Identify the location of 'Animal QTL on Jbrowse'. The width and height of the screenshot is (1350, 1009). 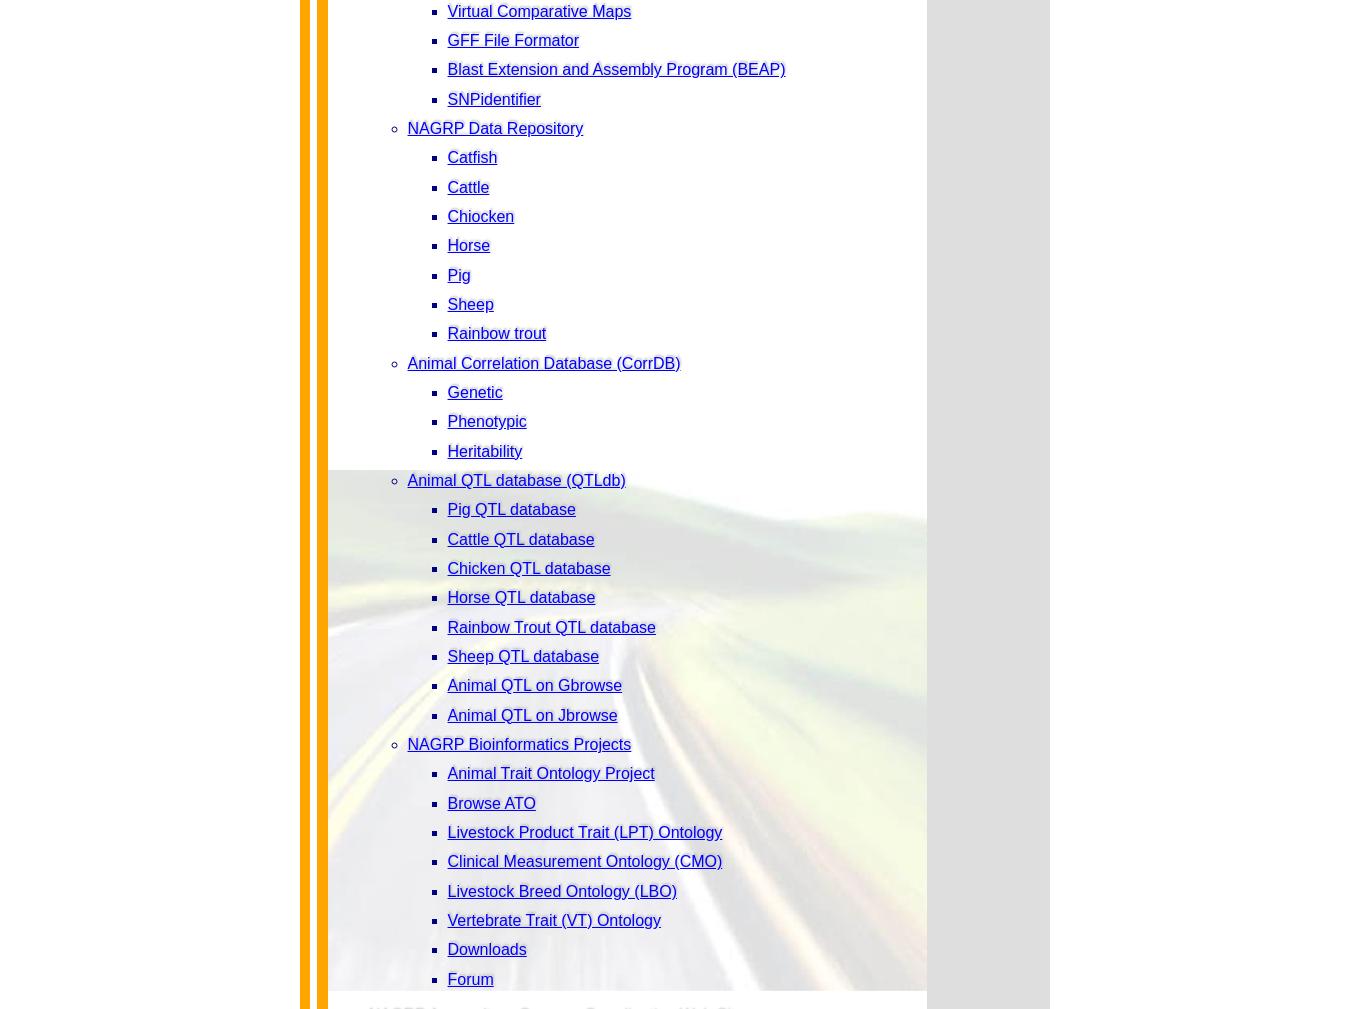
(531, 714).